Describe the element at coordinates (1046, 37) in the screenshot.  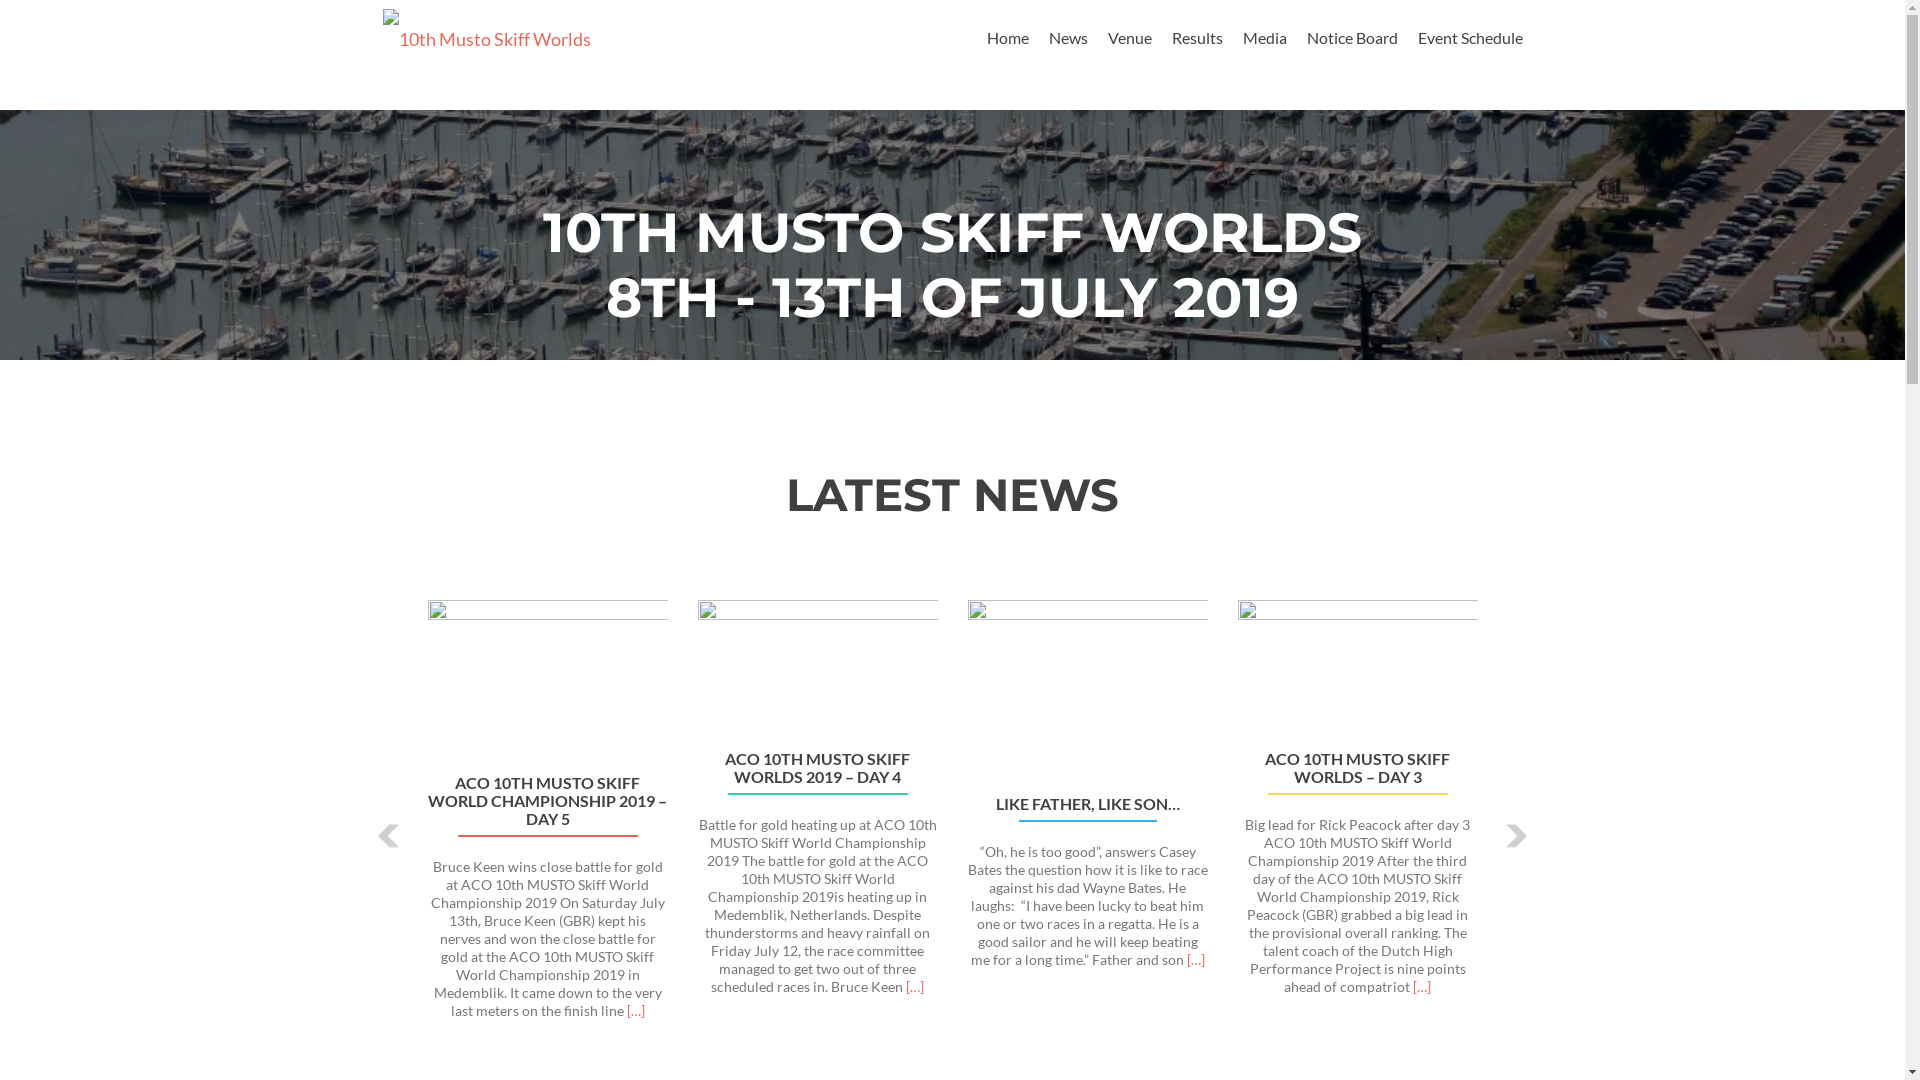
I see `'News'` at that location.